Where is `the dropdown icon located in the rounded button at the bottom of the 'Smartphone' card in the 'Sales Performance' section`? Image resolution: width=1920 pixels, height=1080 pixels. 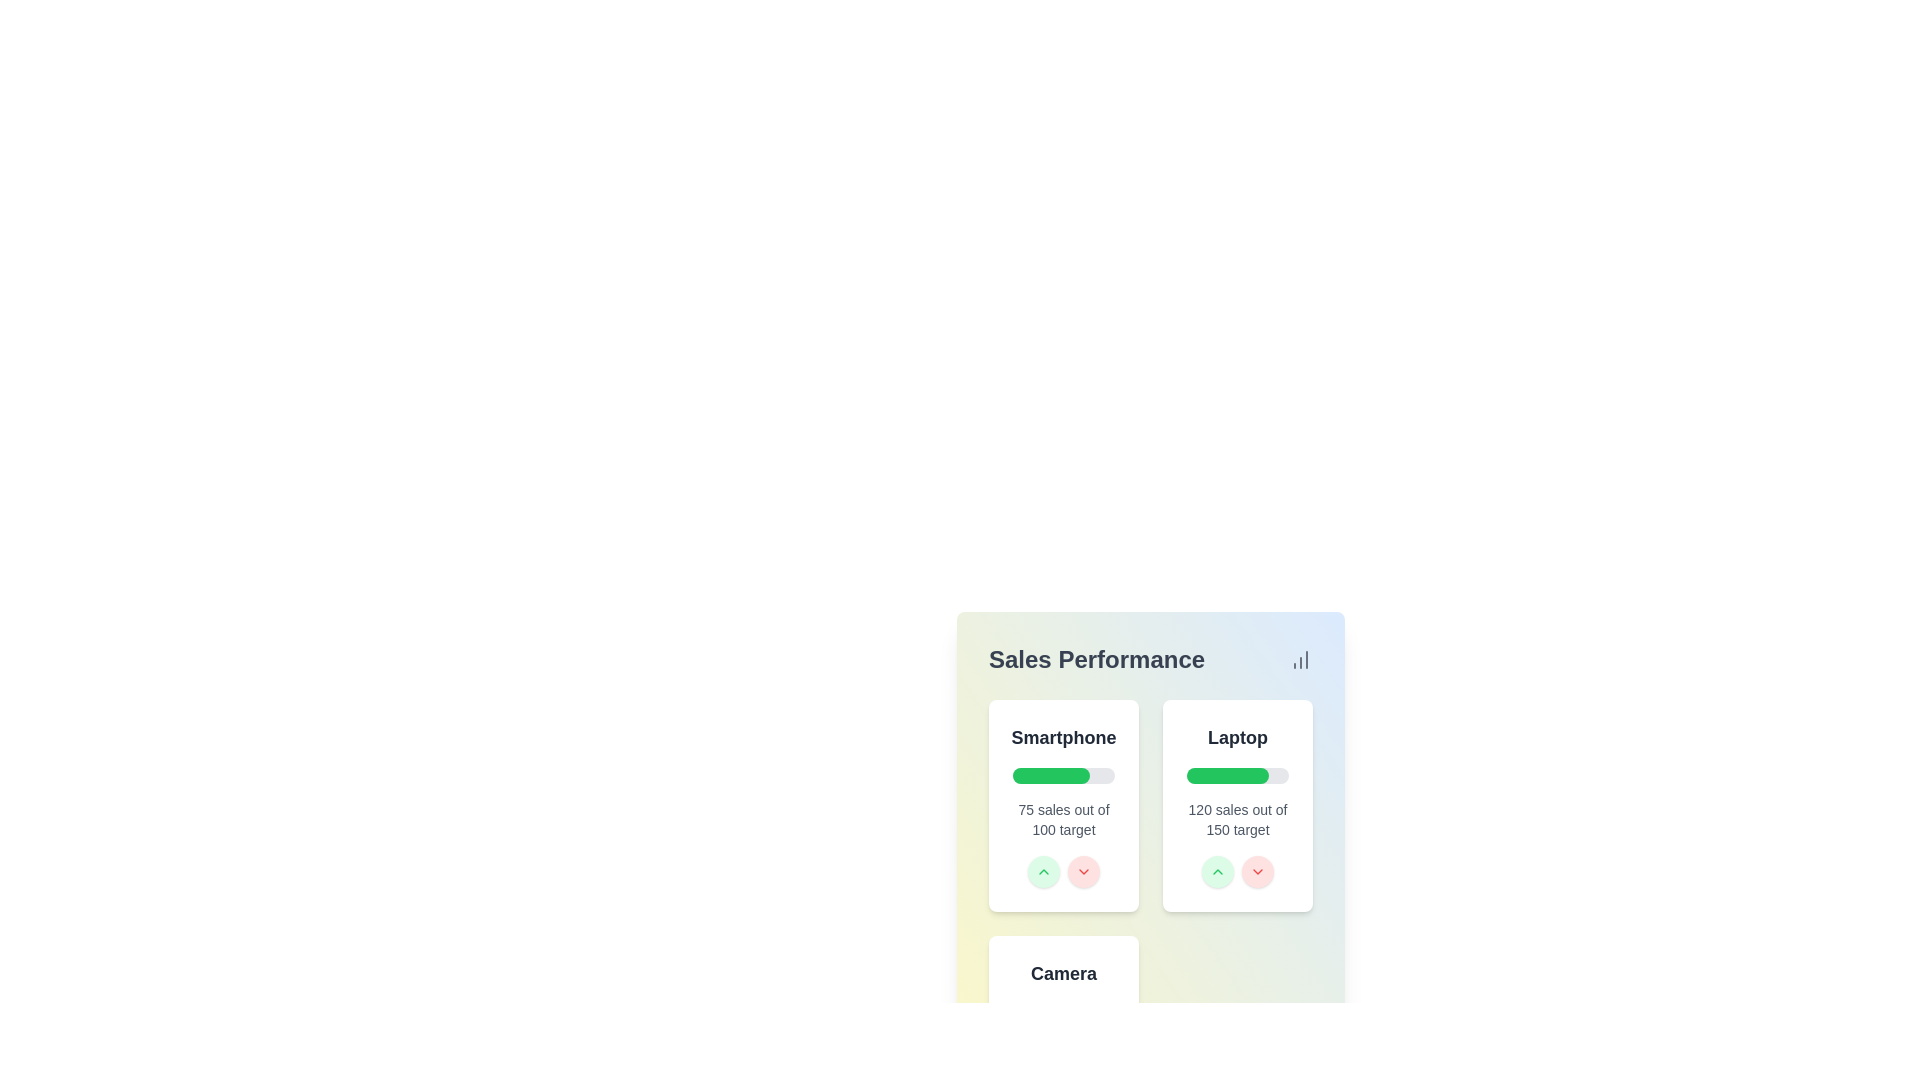 the dropdown icon located in the rounded button at the bottom of the 'Smartphone' card in the 'Sales Performance' section is located at coordinates (1083, 870).